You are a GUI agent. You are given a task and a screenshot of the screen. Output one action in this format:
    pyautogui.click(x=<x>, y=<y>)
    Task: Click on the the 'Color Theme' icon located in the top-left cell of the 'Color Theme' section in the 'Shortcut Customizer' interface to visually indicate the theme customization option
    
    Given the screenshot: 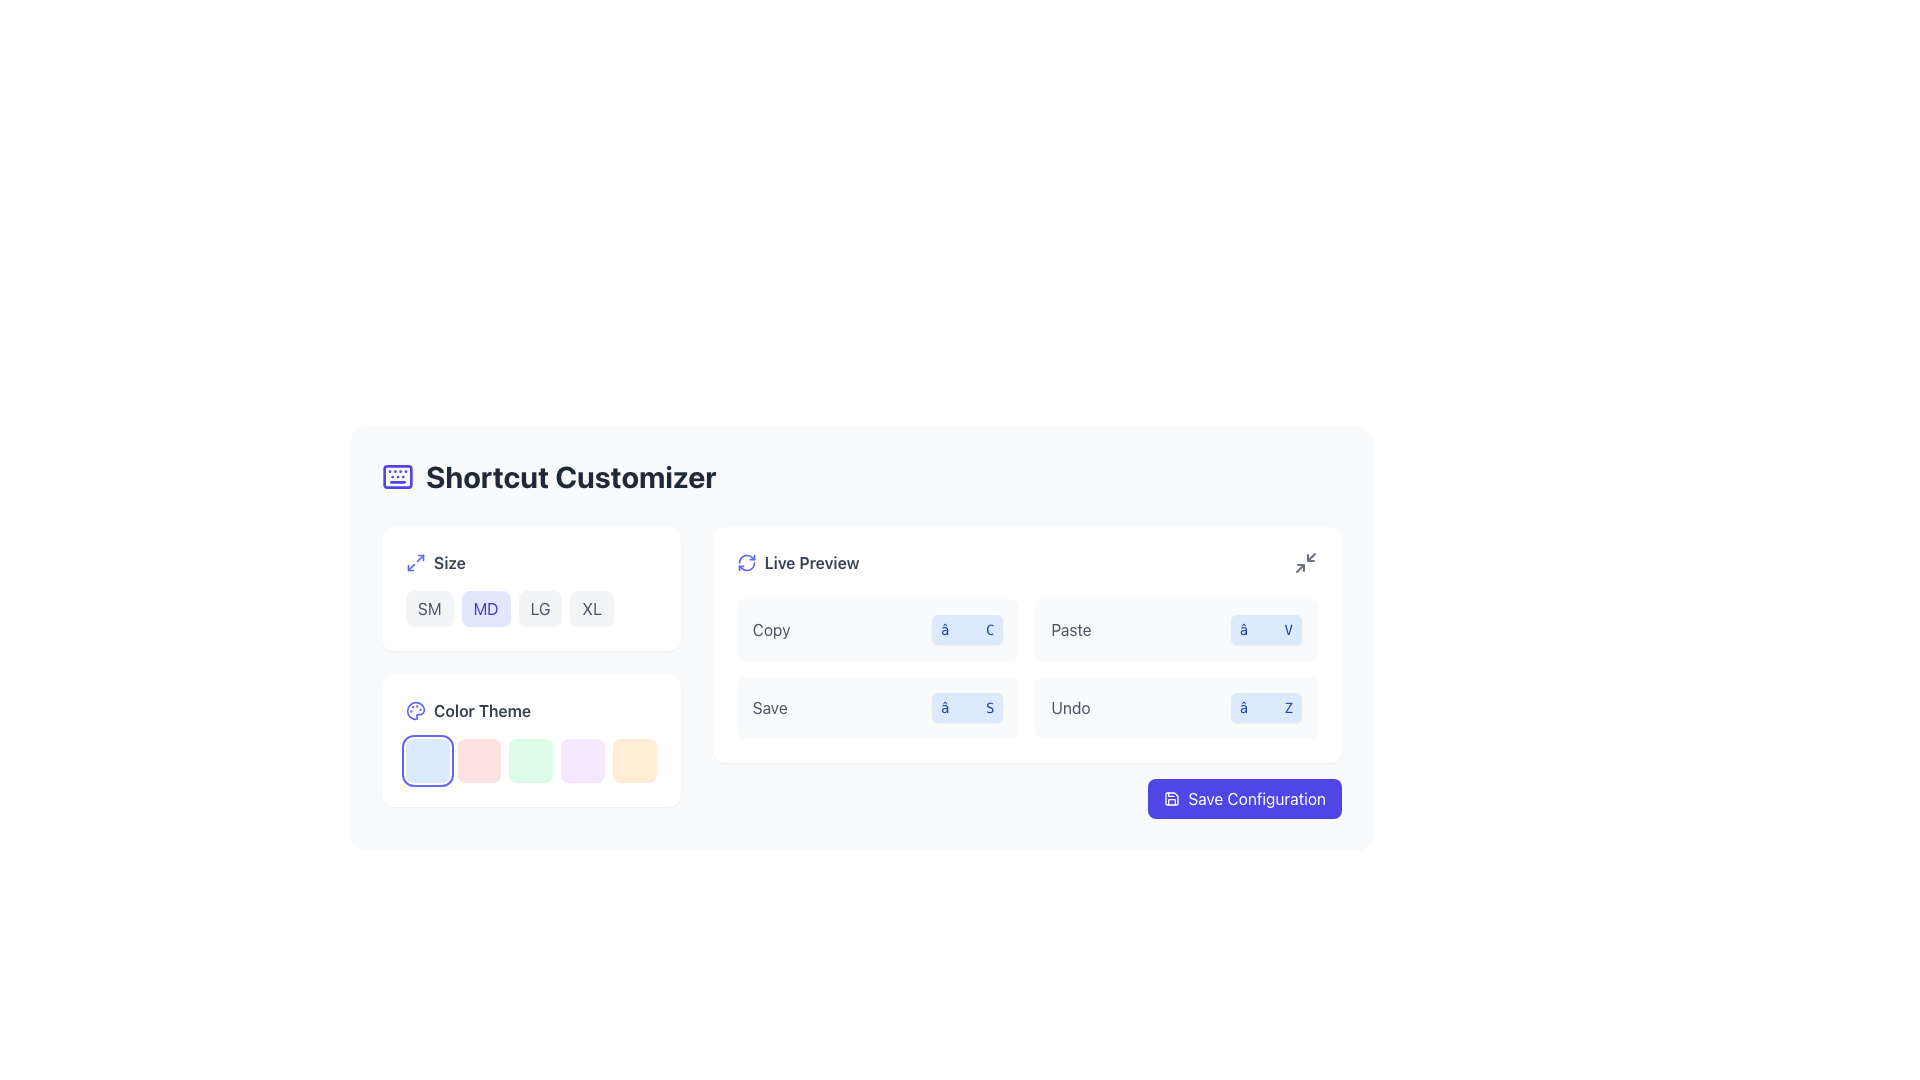 What is the action you would take?
    pyautogui.click(x=415, y=709)
    